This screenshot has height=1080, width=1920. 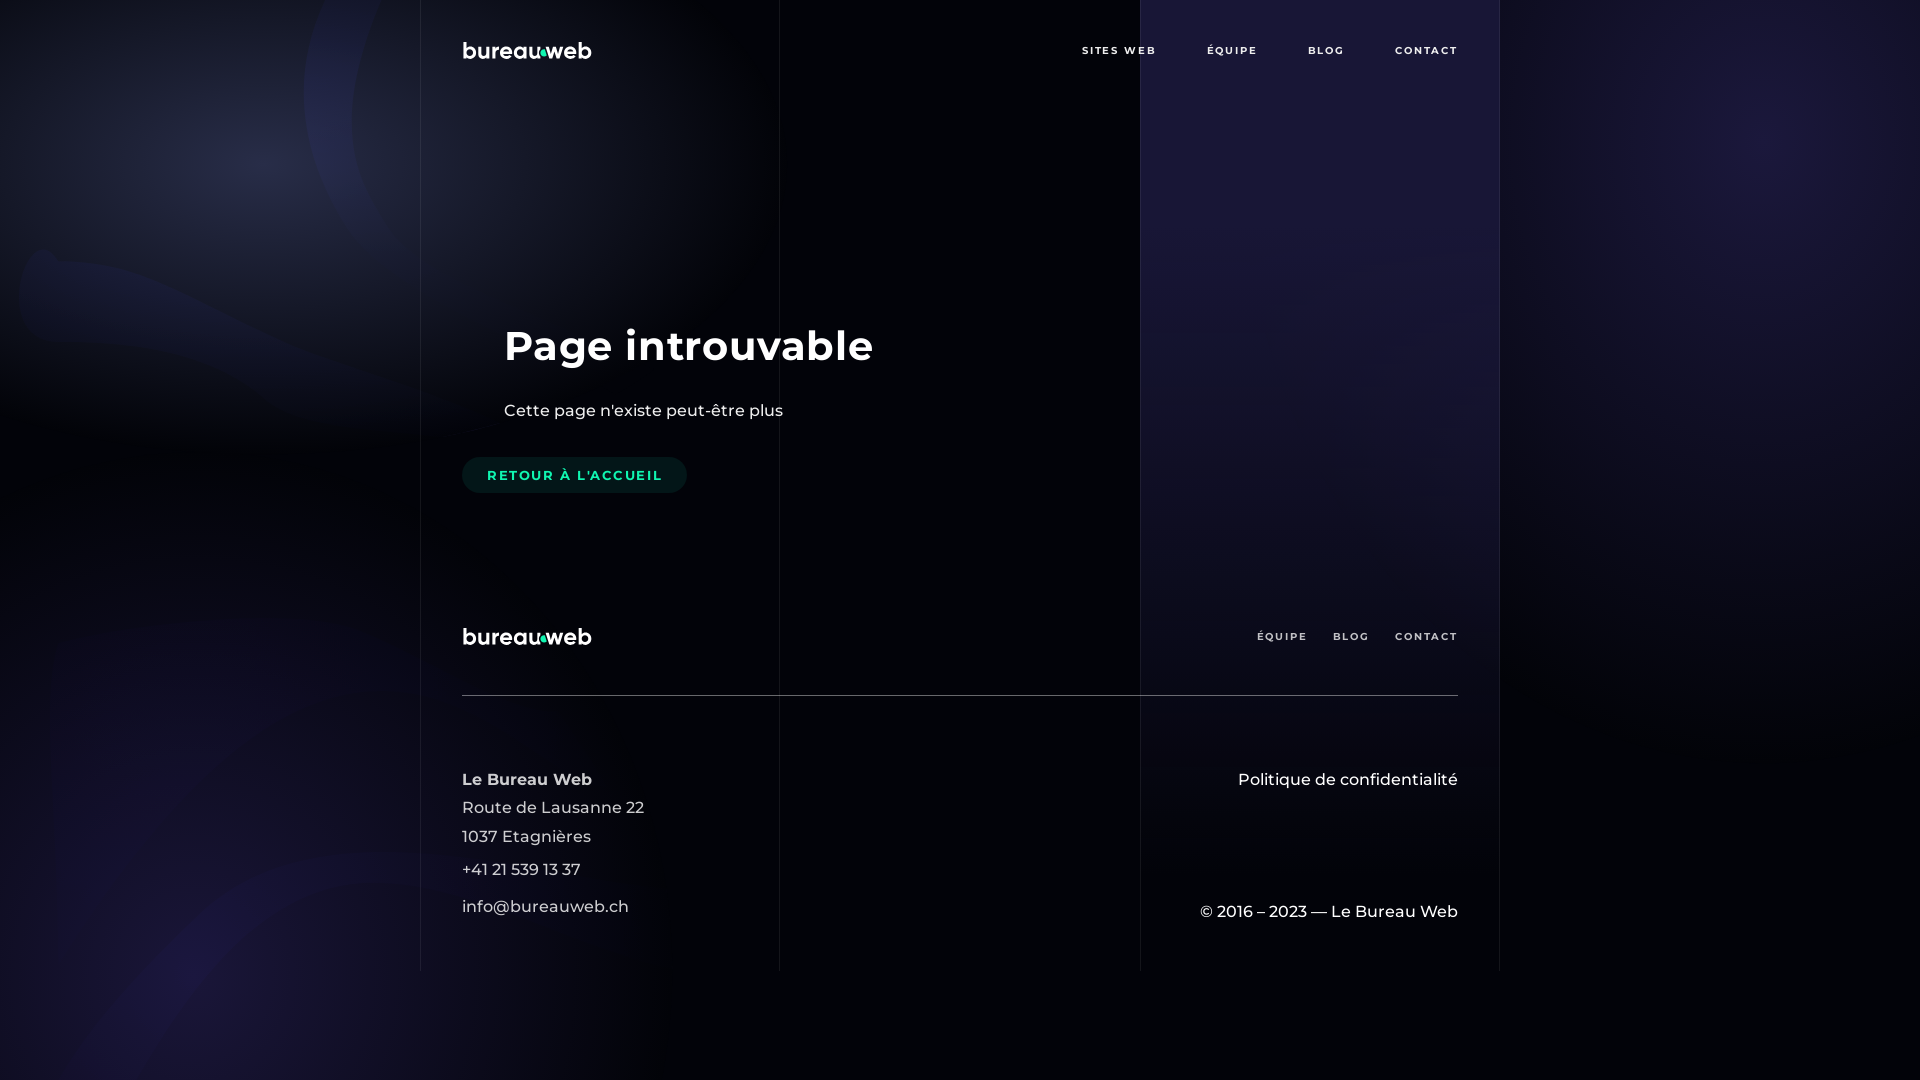 I want to click on '+41 21 539 13 37', so click(x=460, y=869).